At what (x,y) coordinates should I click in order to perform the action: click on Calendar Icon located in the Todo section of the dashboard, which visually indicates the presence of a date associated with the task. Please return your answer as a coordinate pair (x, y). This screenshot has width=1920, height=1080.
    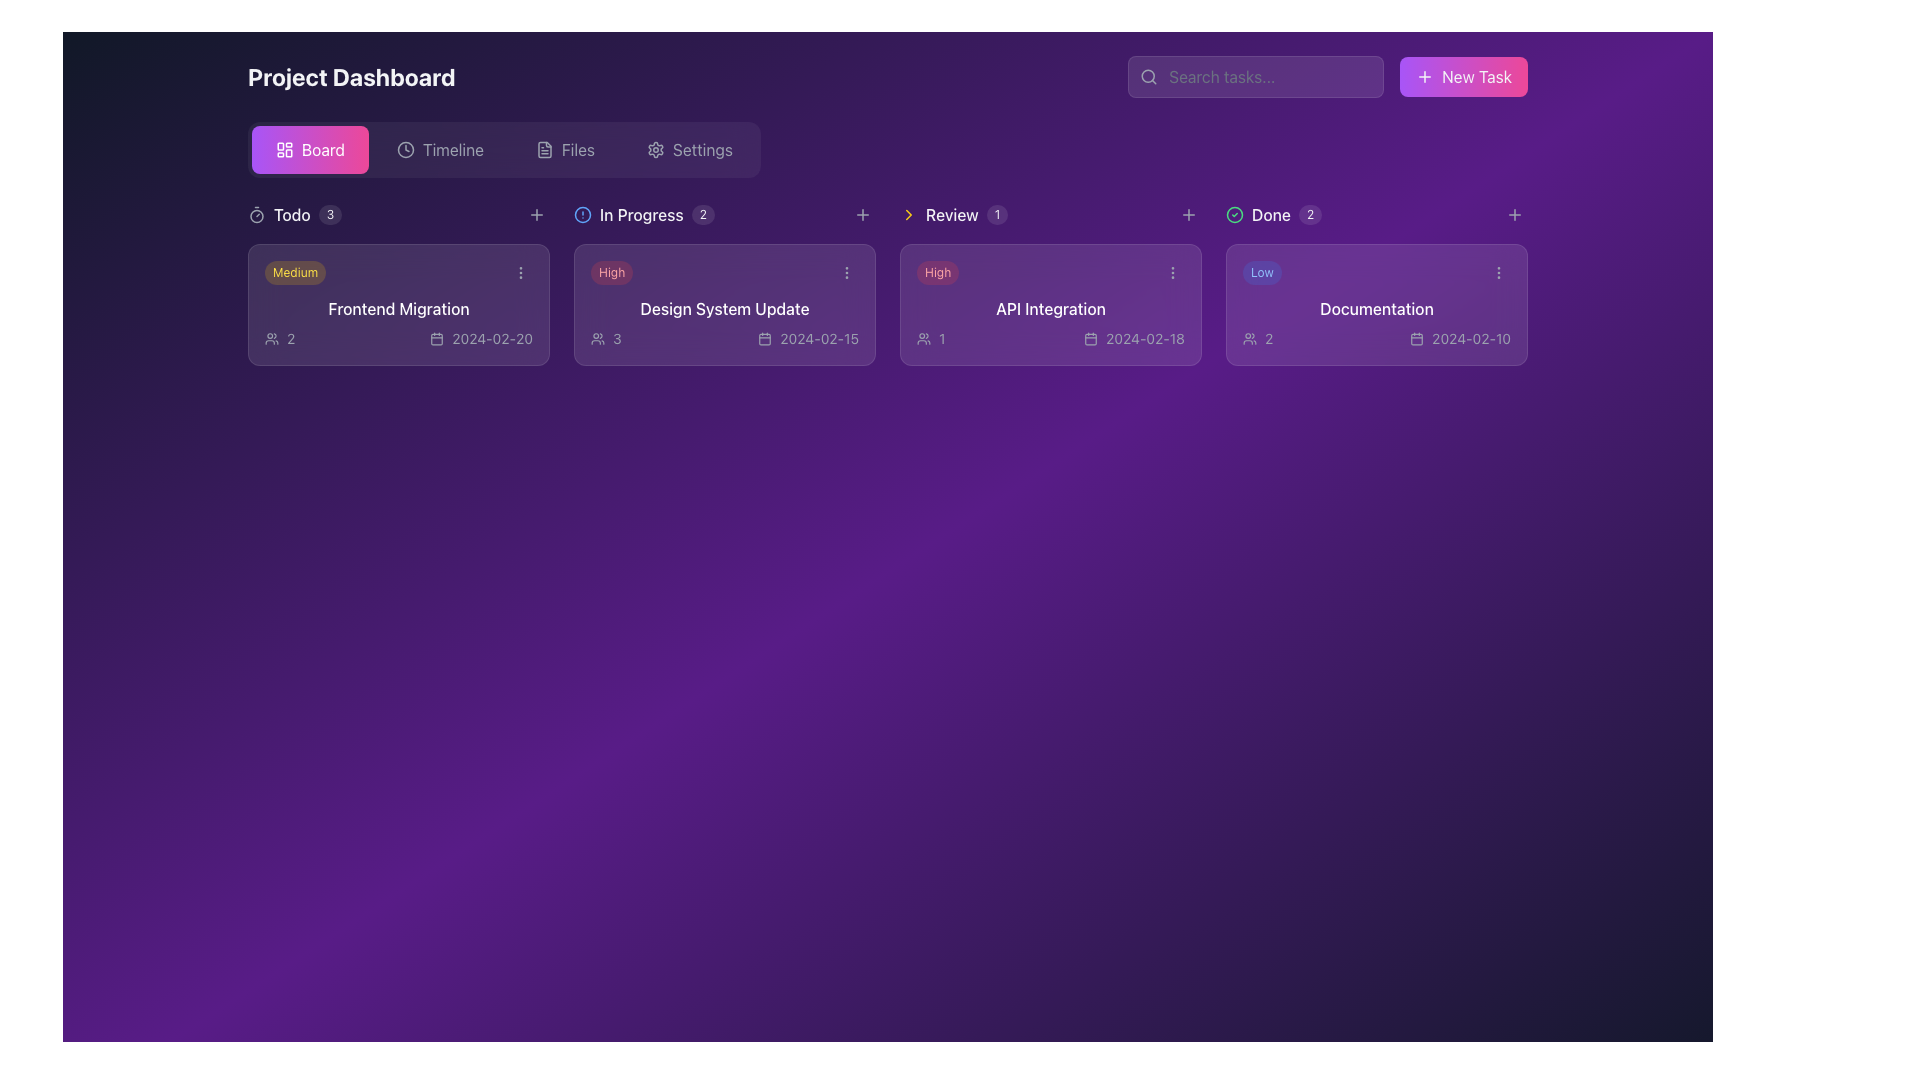
    Looking at the image, I should click on (436, 338).